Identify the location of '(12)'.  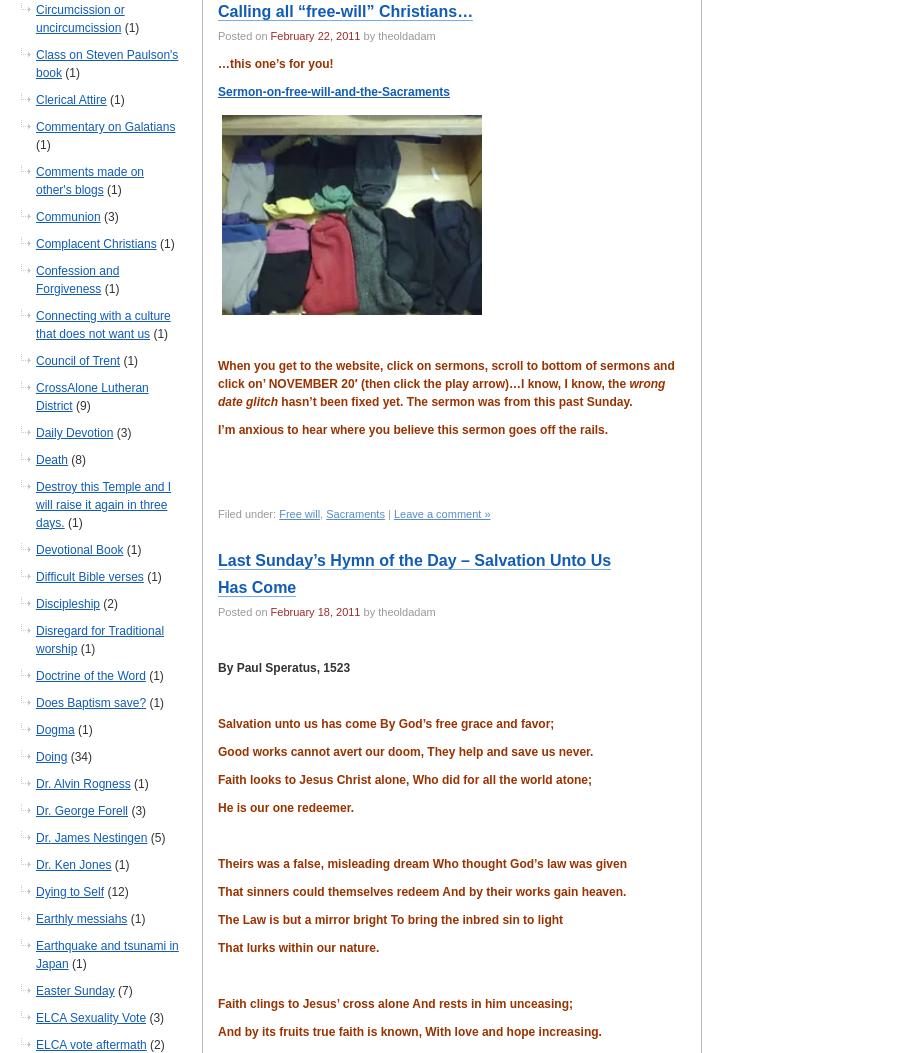
(103, 891).